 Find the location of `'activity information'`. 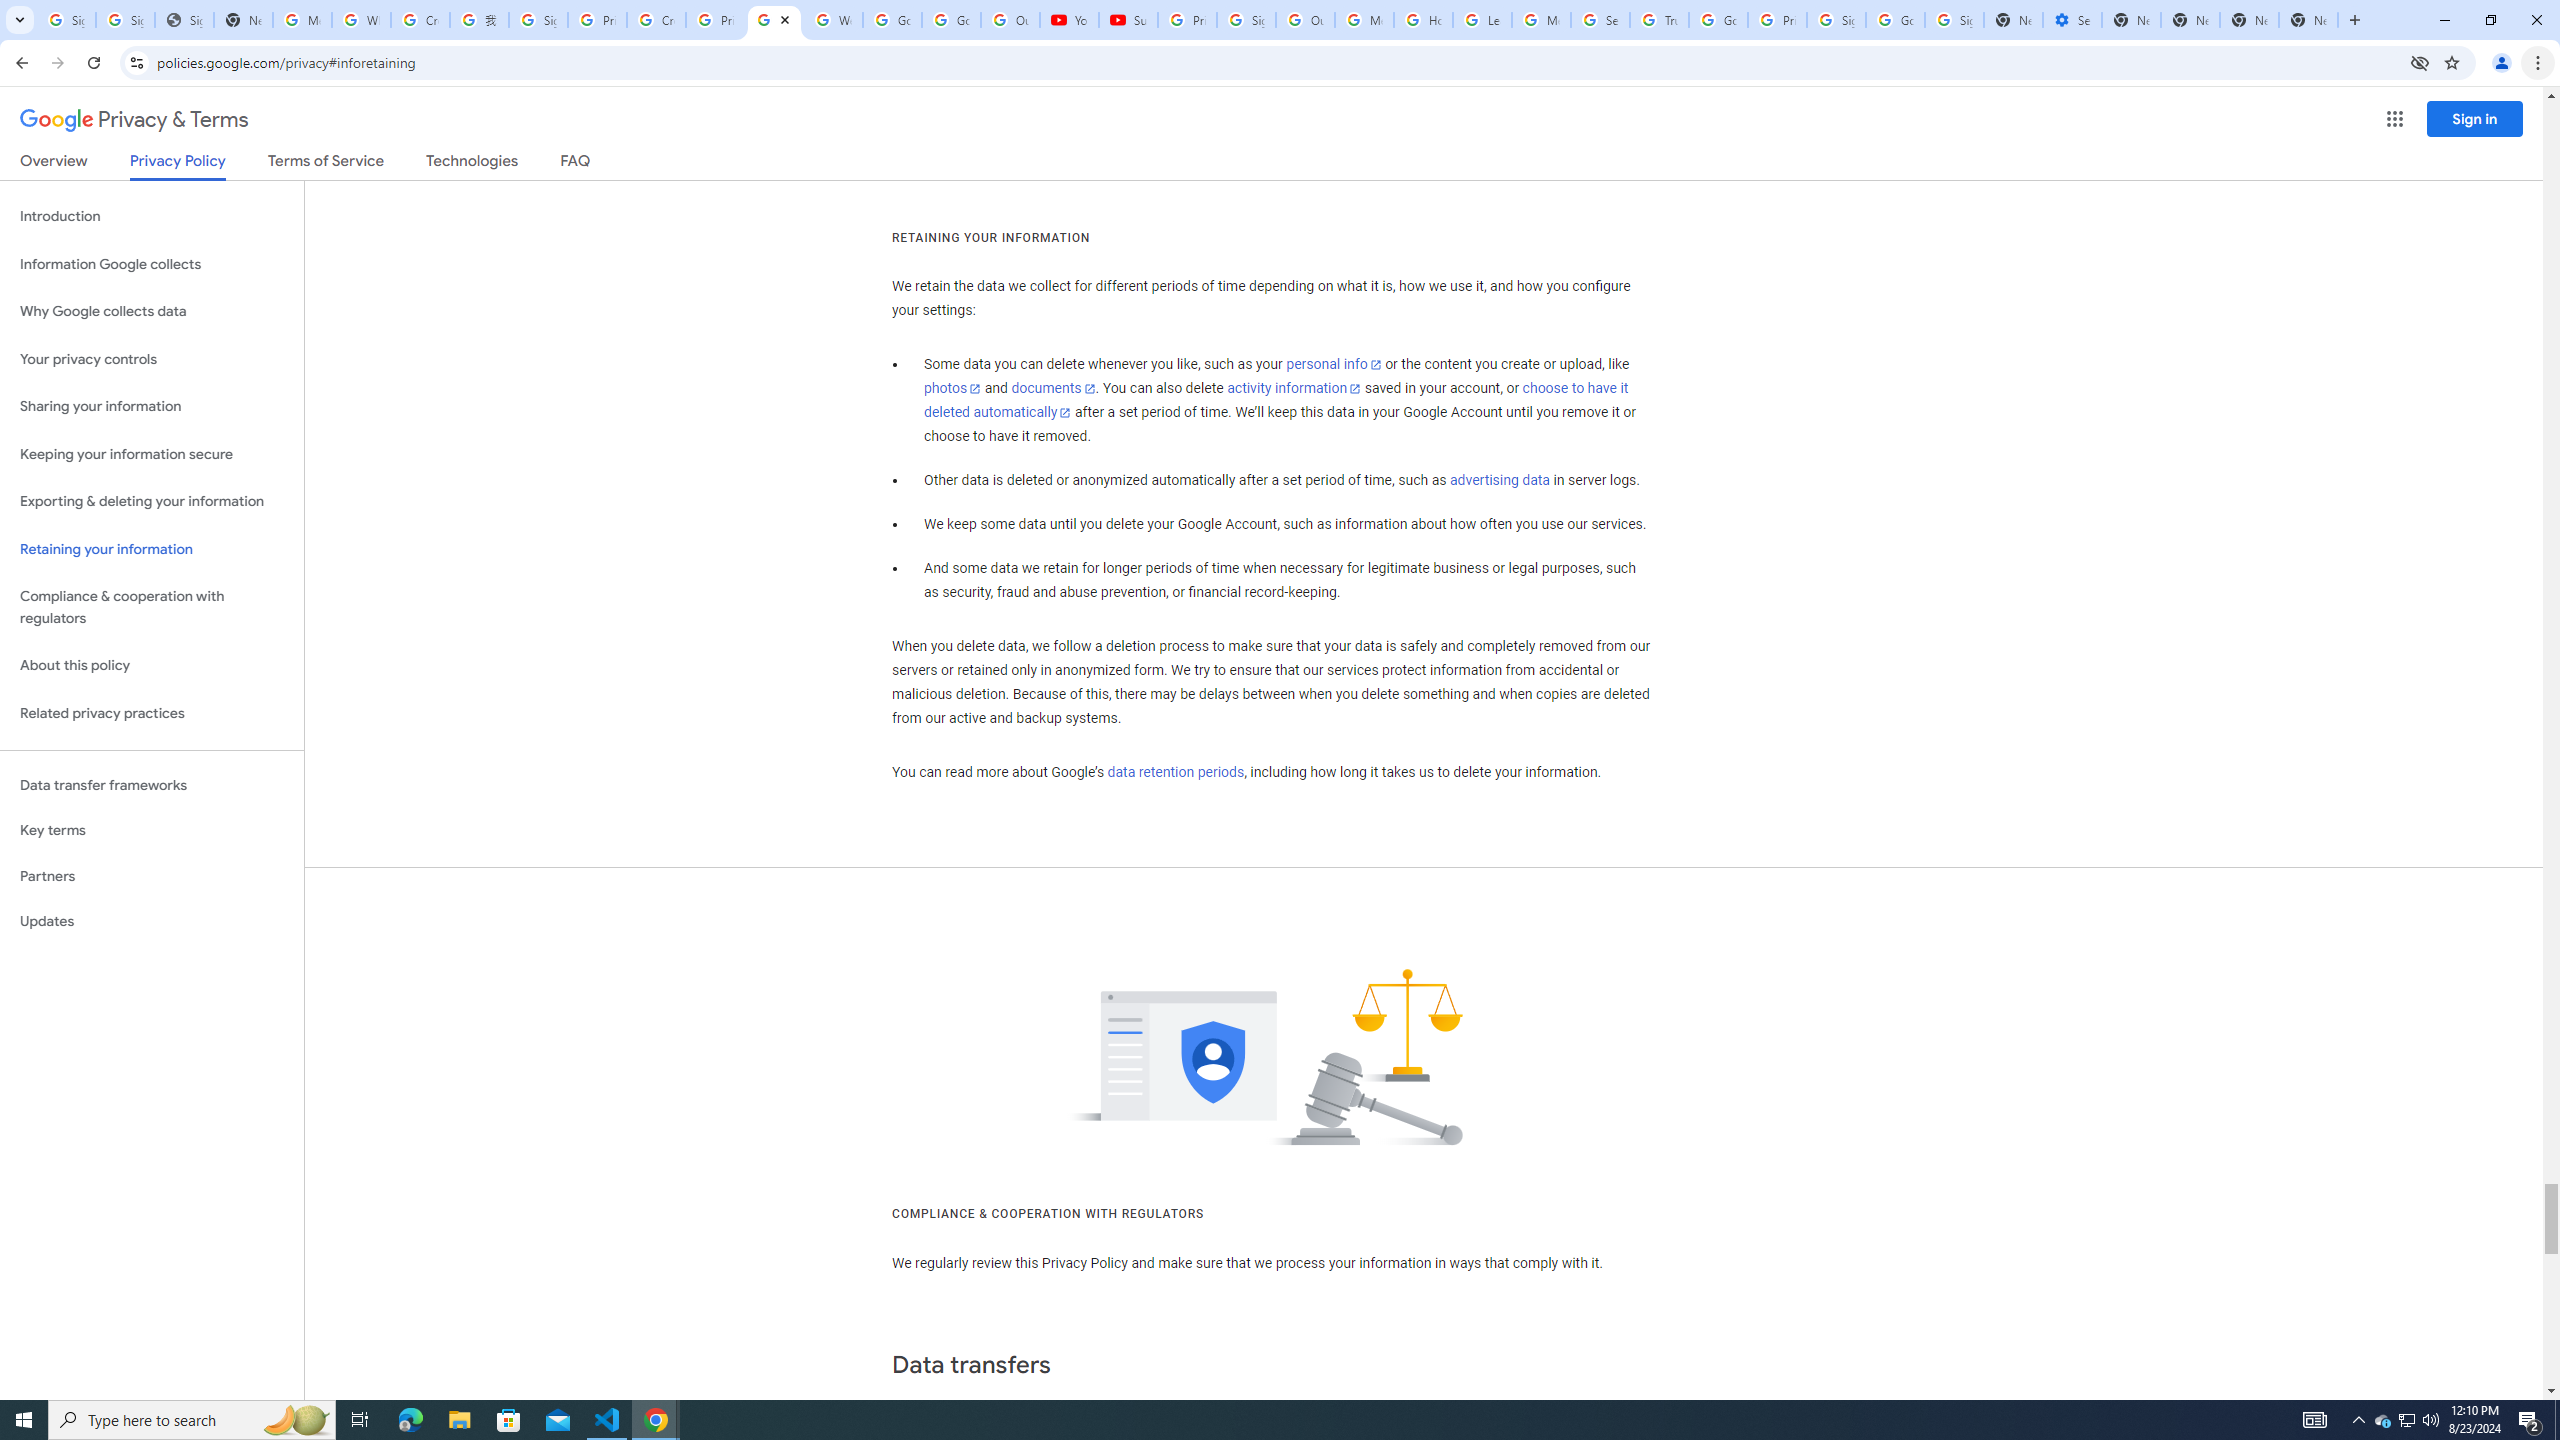

'activity information' is located at coordinates (1293, 387).